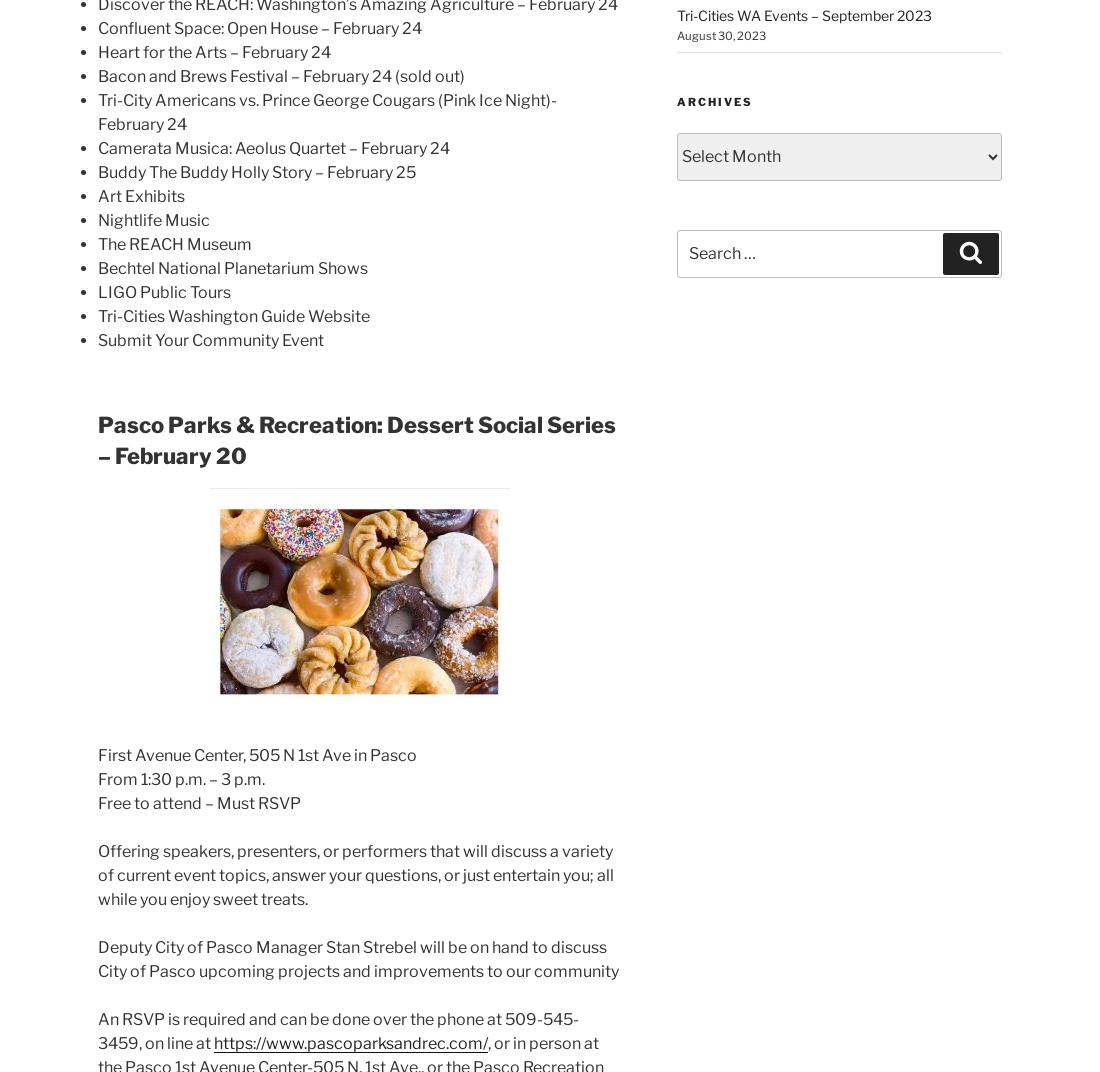 This screenshot has width=1100, height=1072. What do you see at coordinates (232, 268) in the screenshot?
I see `'Bechtel National Planetarium Shows'` at bounding box center [232, 268].